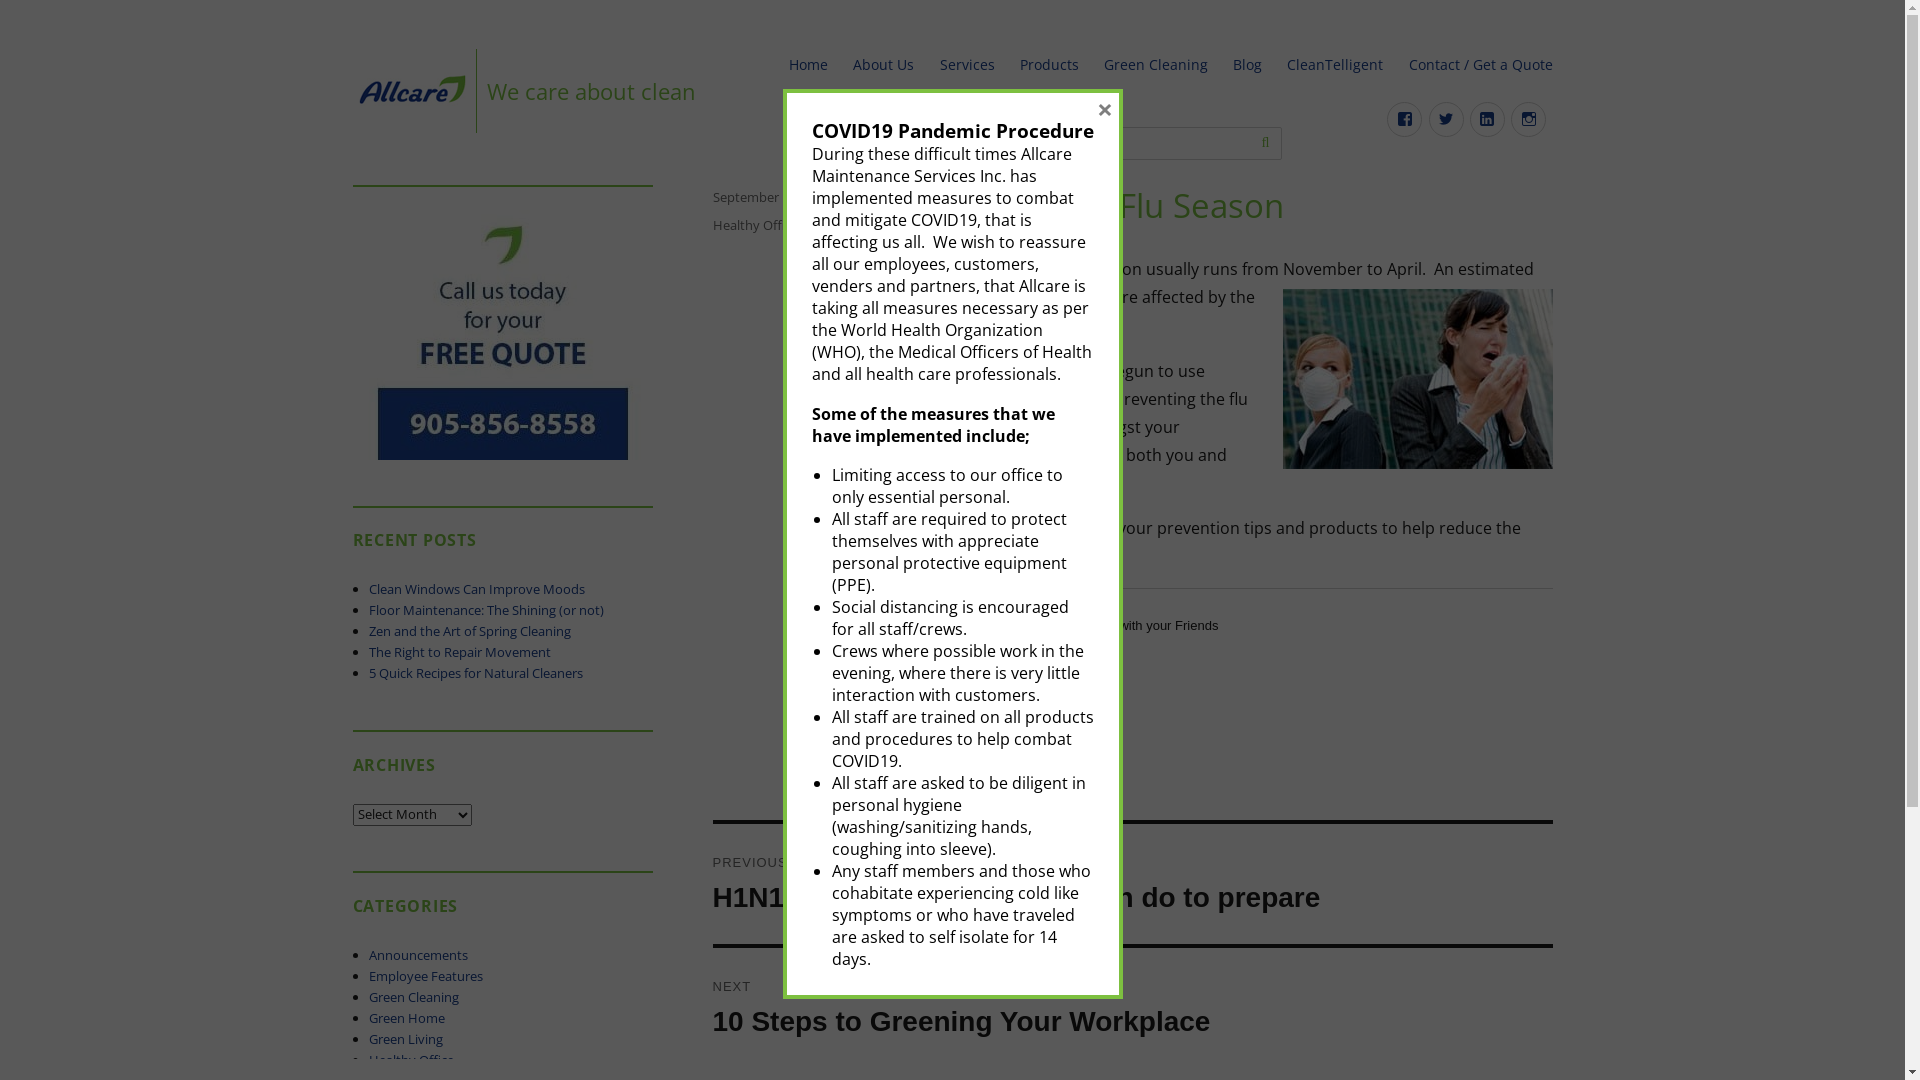  What do you see at coordinates (882, 64) in the screenshot?
I see `'About Us'` at bounding box center [882, 64].